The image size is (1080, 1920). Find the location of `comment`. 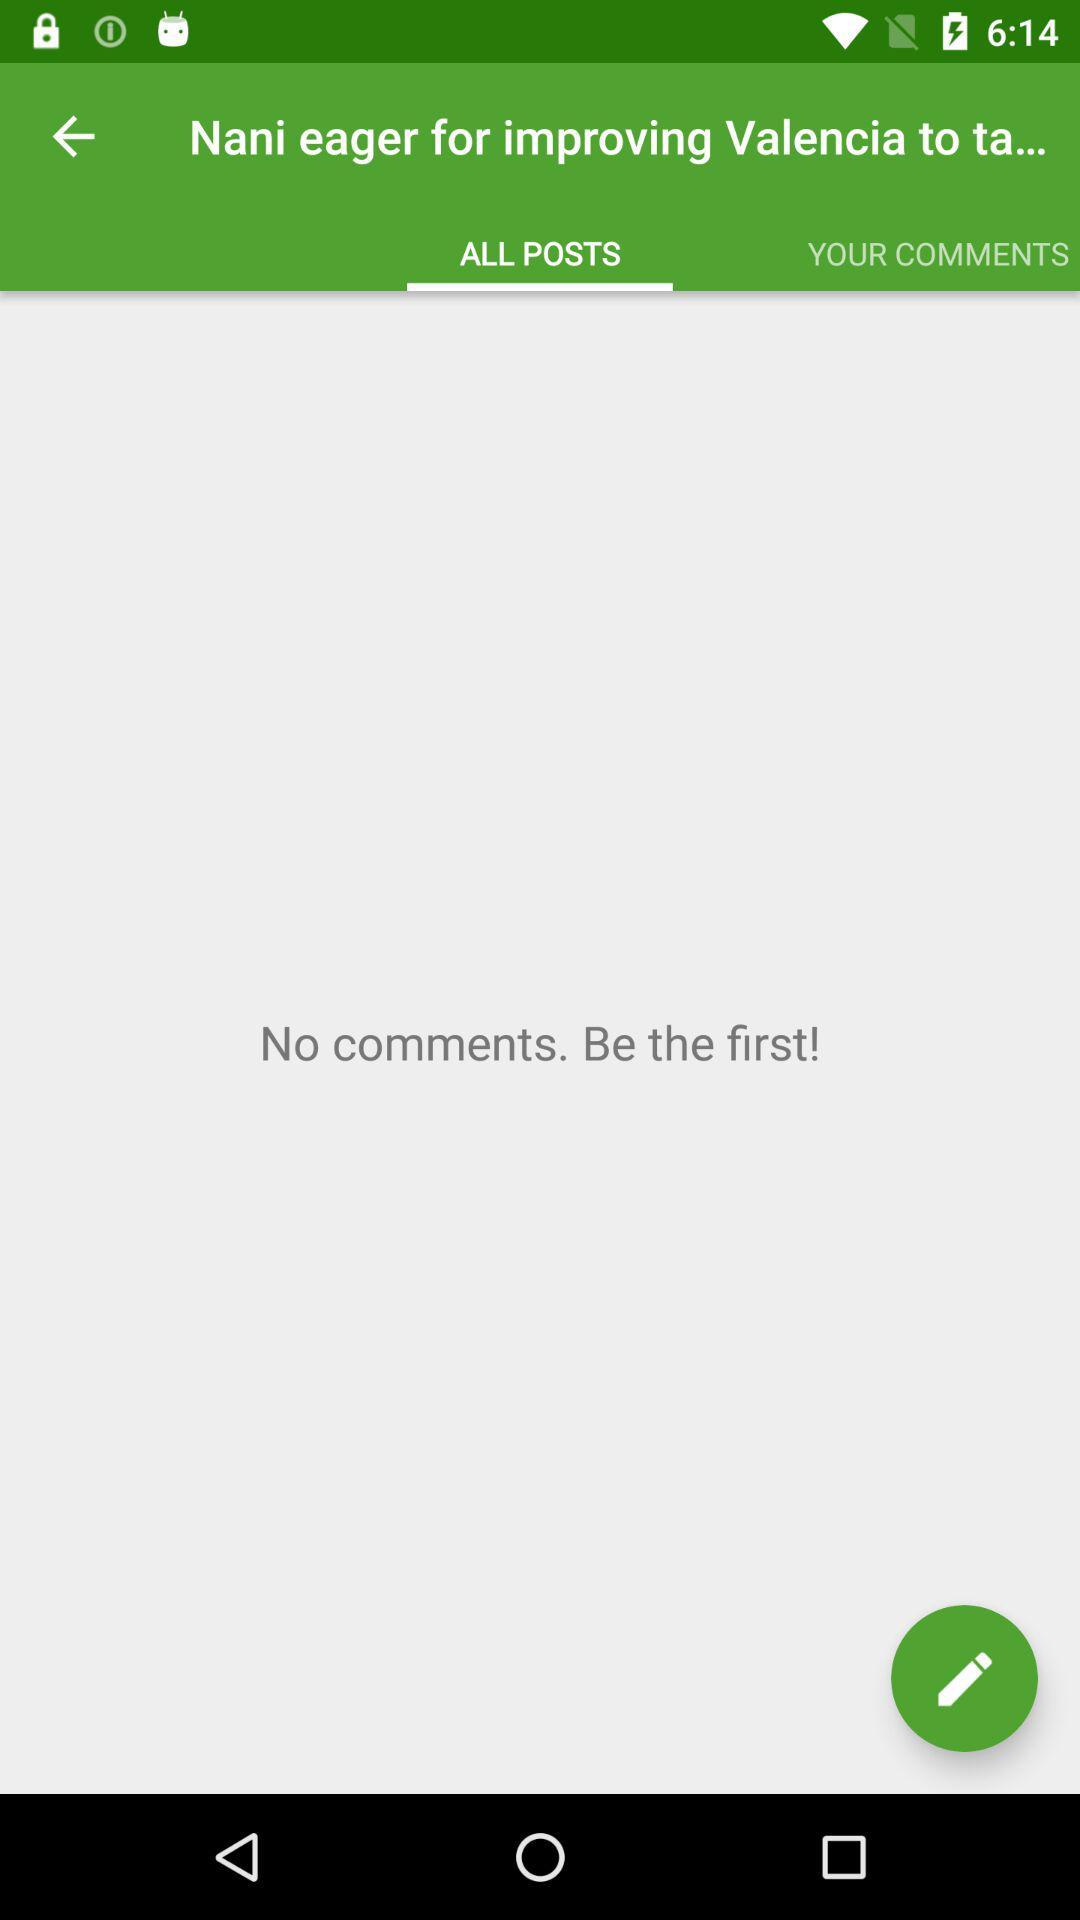

comment is located at coordinates (540, 1041).